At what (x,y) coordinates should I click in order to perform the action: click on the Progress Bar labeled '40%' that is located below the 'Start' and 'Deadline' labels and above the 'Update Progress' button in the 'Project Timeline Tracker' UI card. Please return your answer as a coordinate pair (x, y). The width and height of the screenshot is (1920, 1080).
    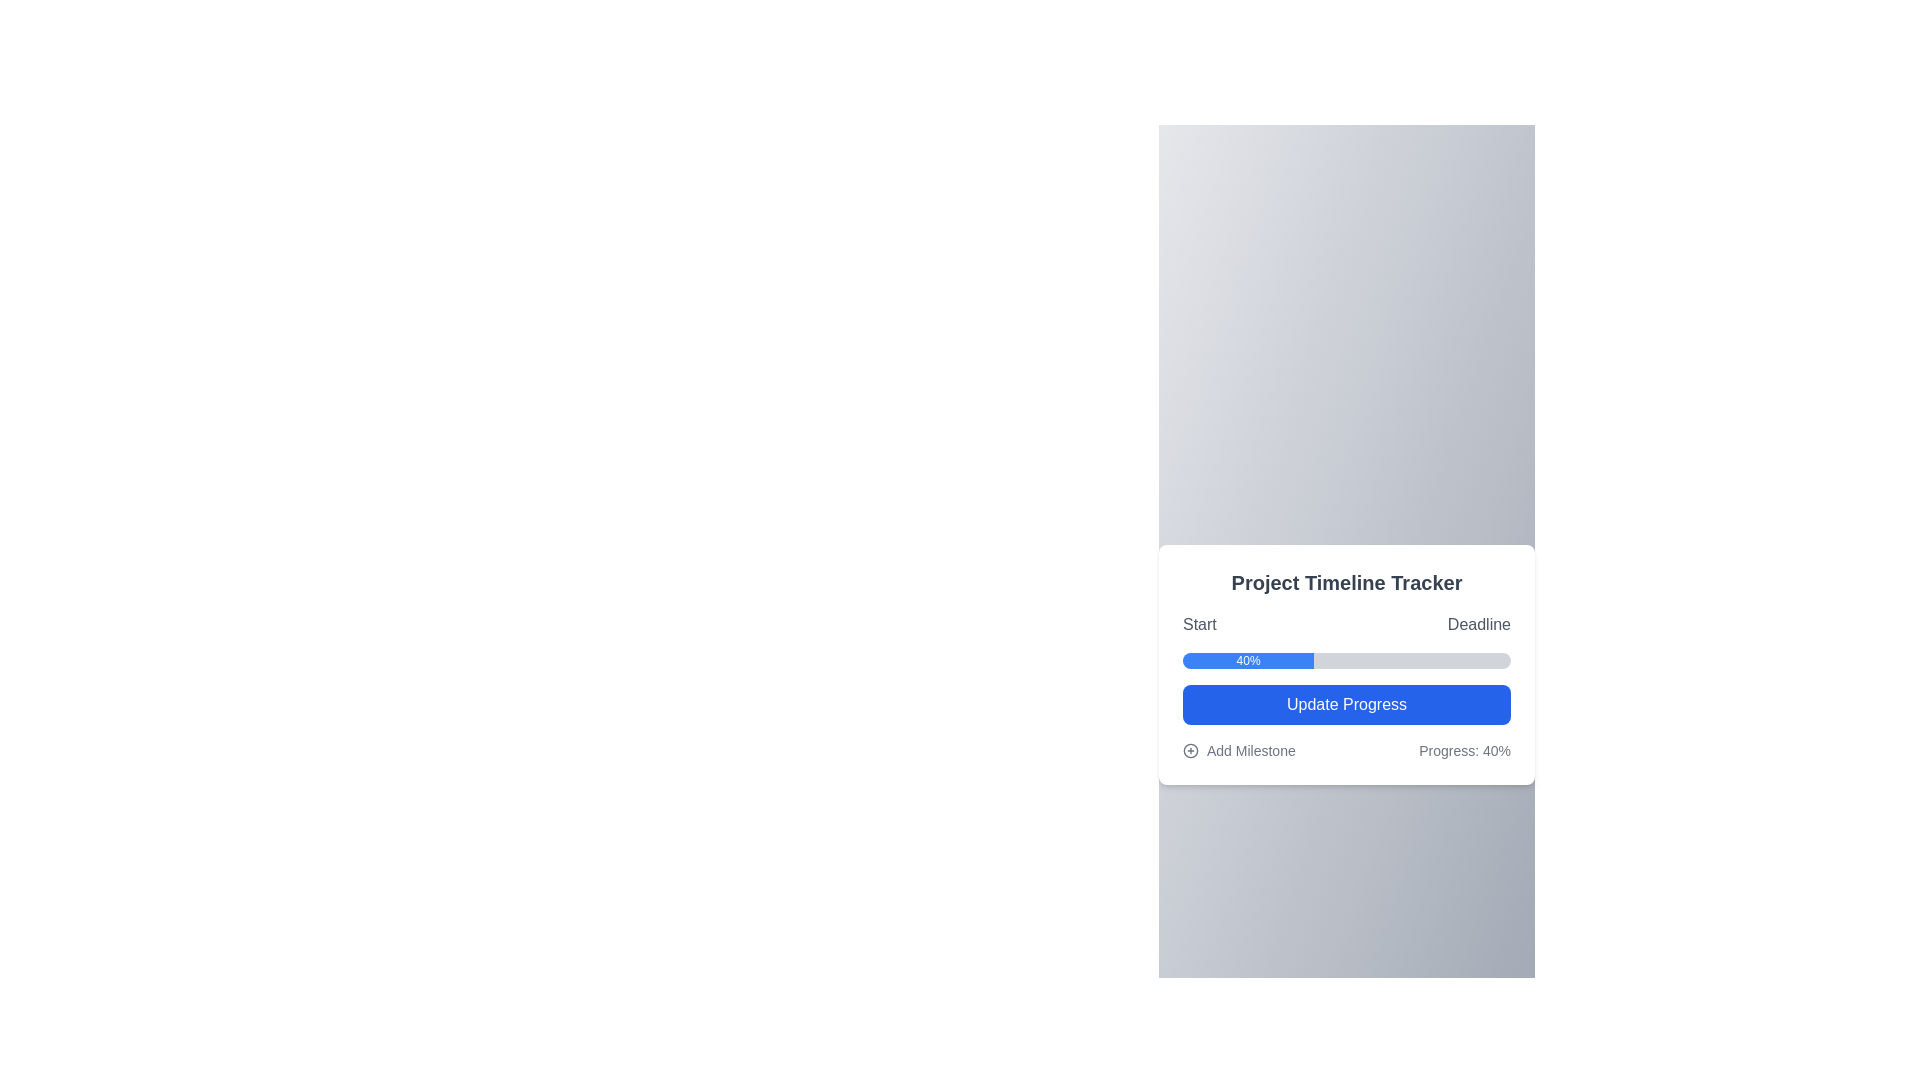
    Looking at the image, I should click on (1347, 660).